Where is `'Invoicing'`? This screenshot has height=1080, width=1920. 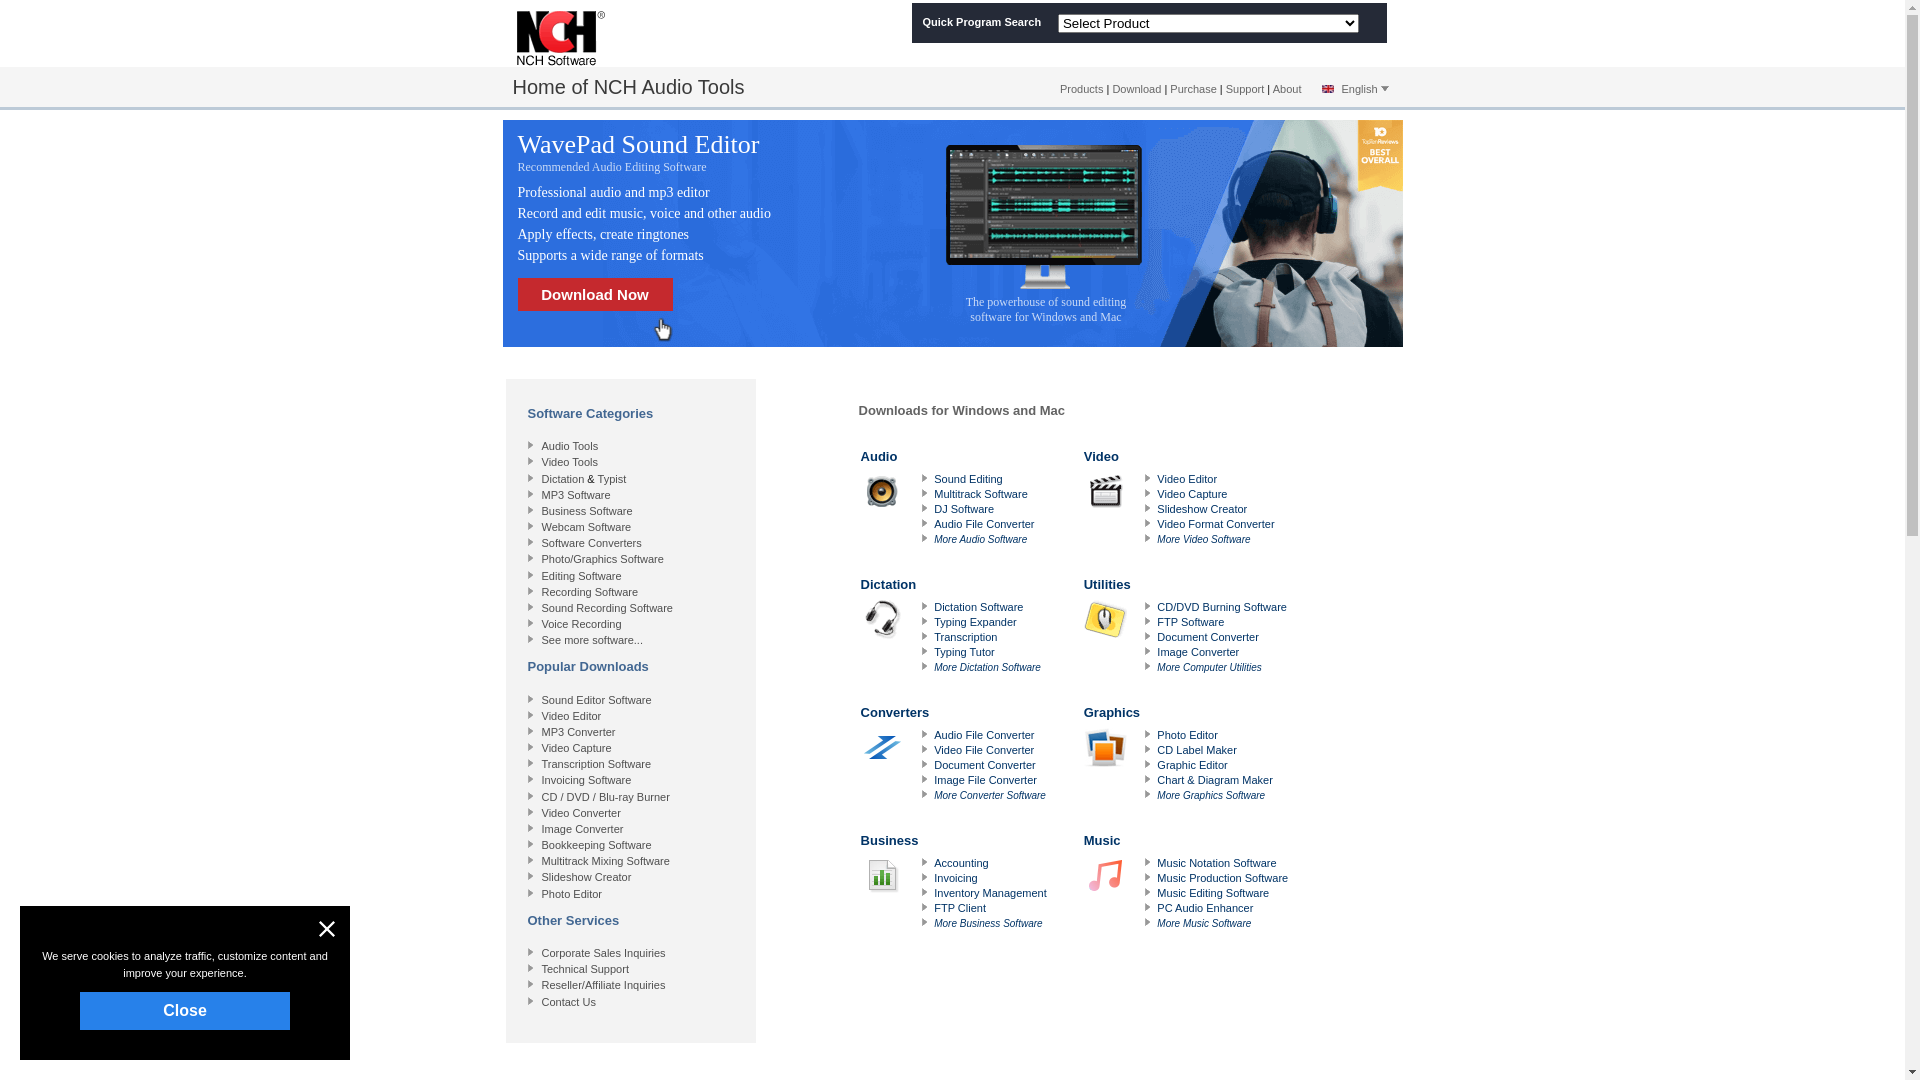
'Invoicing' is located at coordinates (933, 877).